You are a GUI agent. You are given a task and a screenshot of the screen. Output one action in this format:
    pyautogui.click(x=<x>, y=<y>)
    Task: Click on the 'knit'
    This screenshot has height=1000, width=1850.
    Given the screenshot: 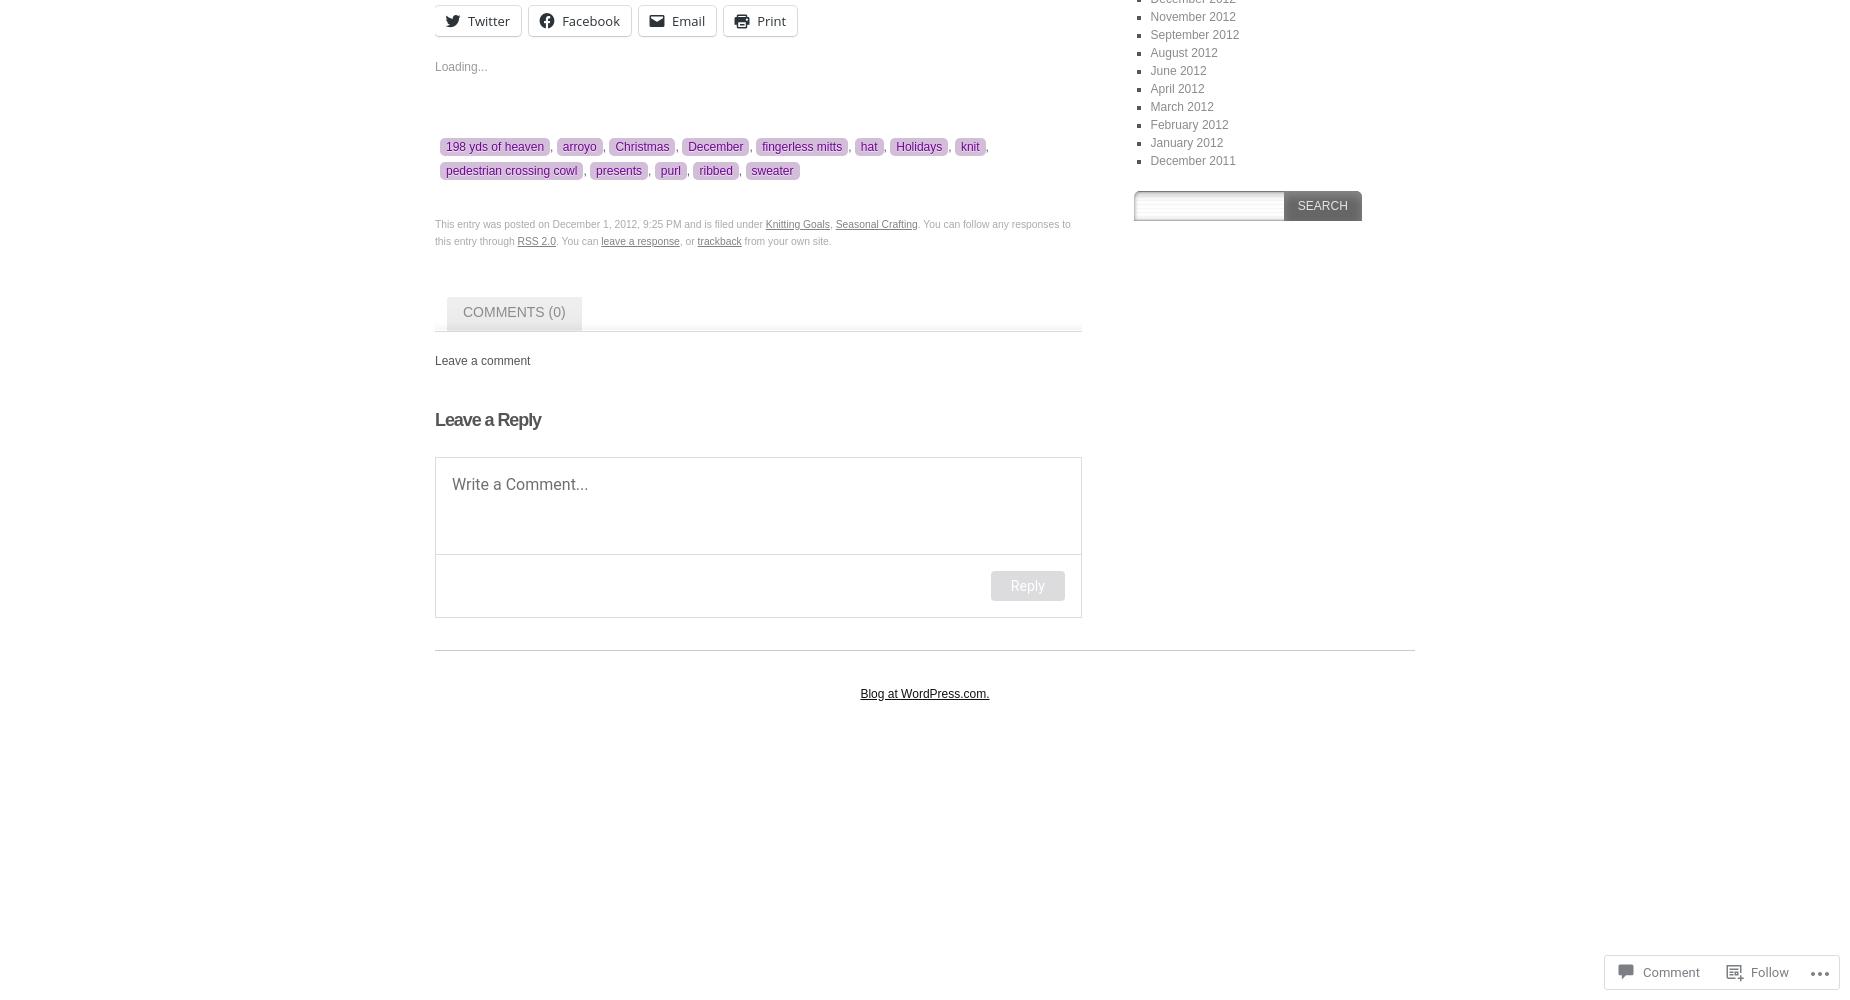 What is the action you would take?
    pyautogui.click(x=958, y=146)
    